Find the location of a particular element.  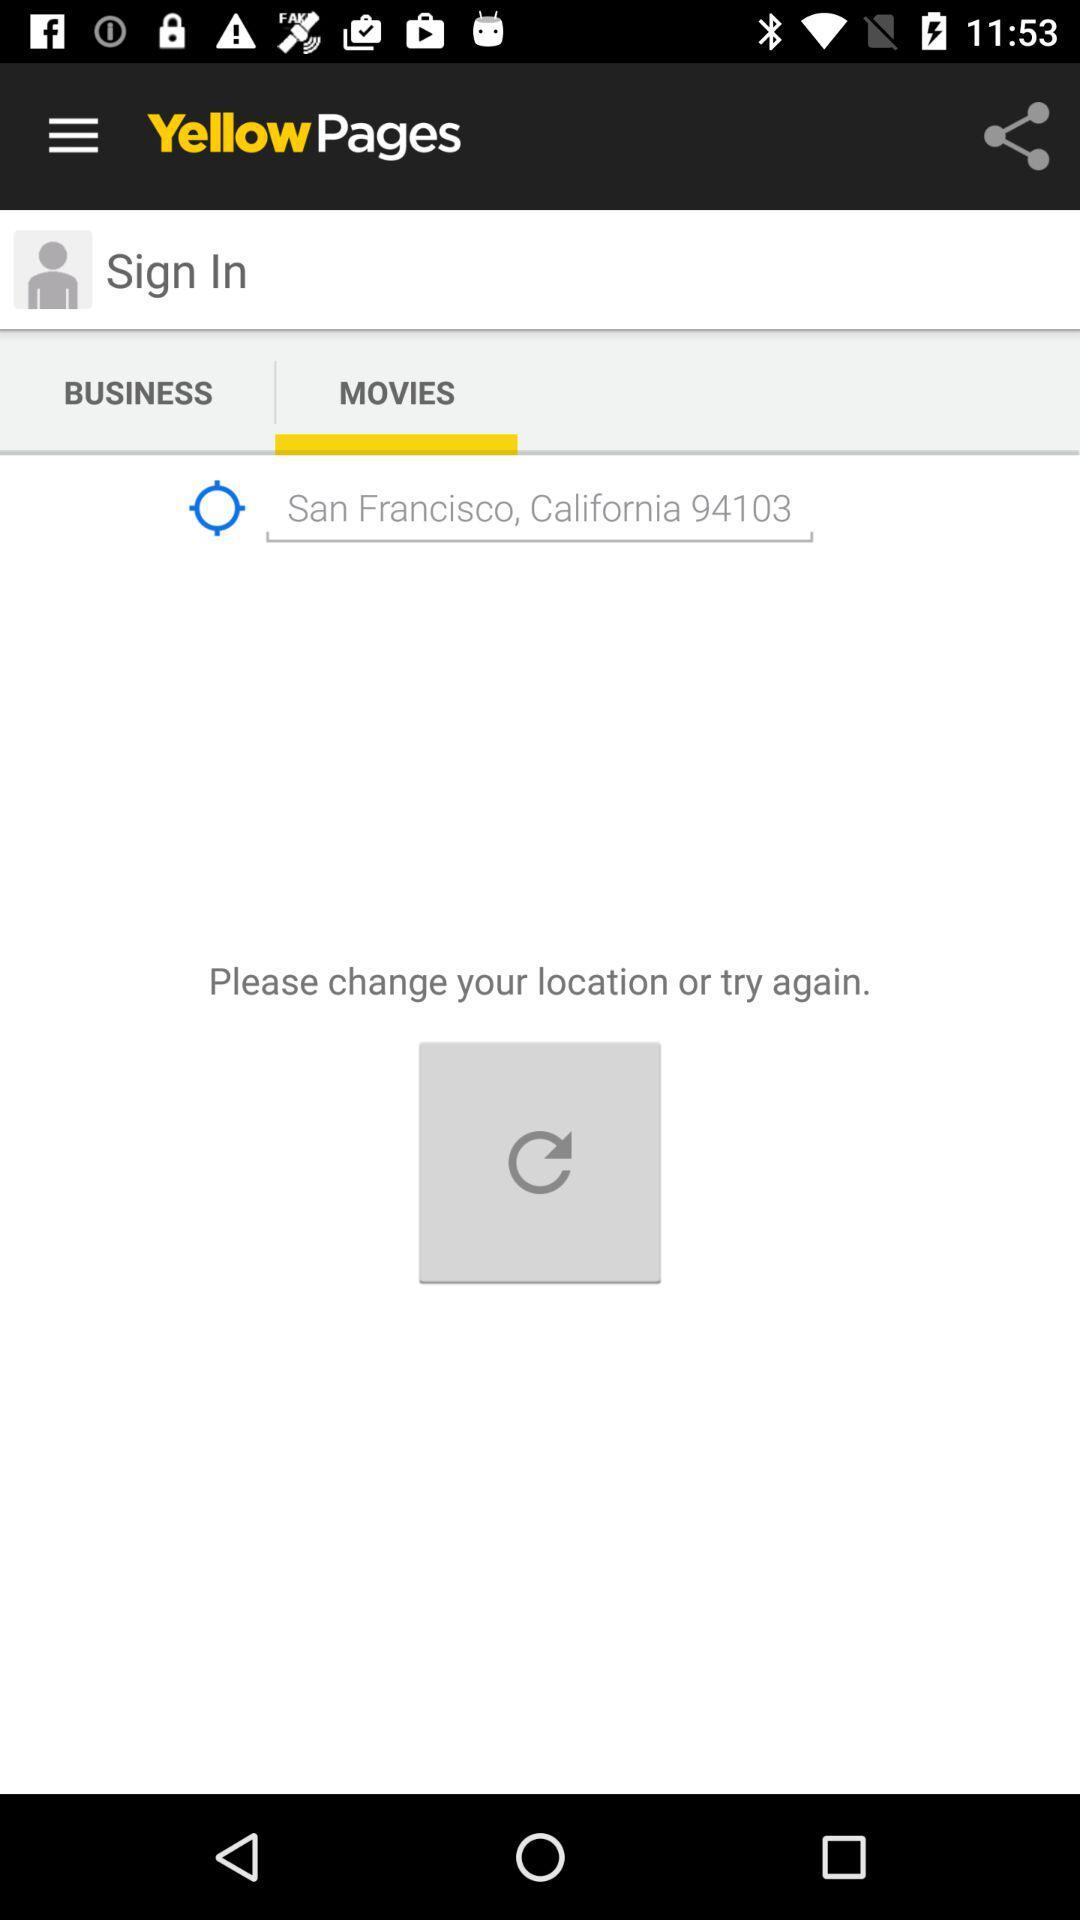

text next to business is located at coordinates (397, 392).